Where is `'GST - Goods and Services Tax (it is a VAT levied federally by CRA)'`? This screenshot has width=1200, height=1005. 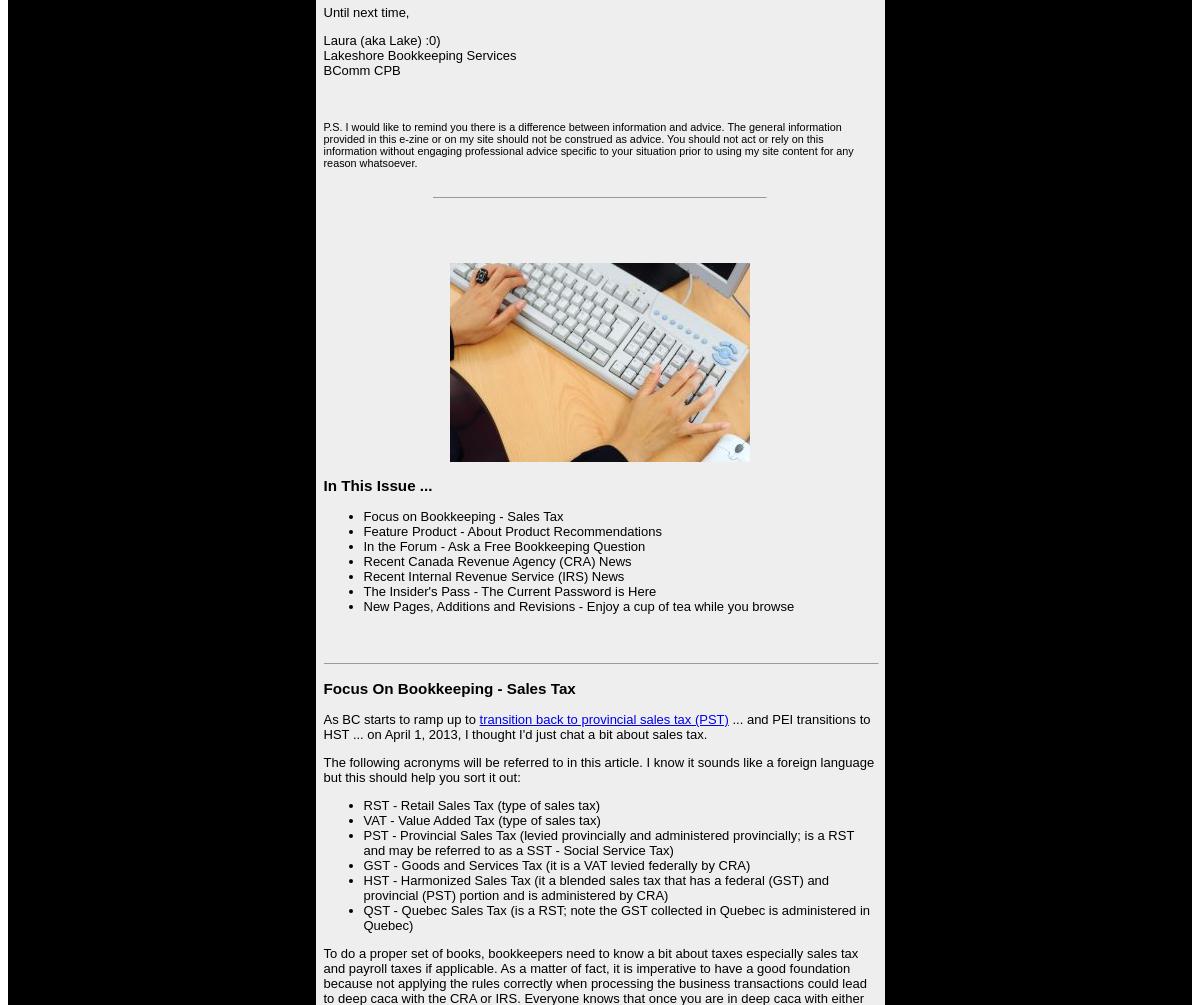
'GST - Goods and Services Tax (it is a VAT levied federally by CRA)' is located at coordinates (555, 863).